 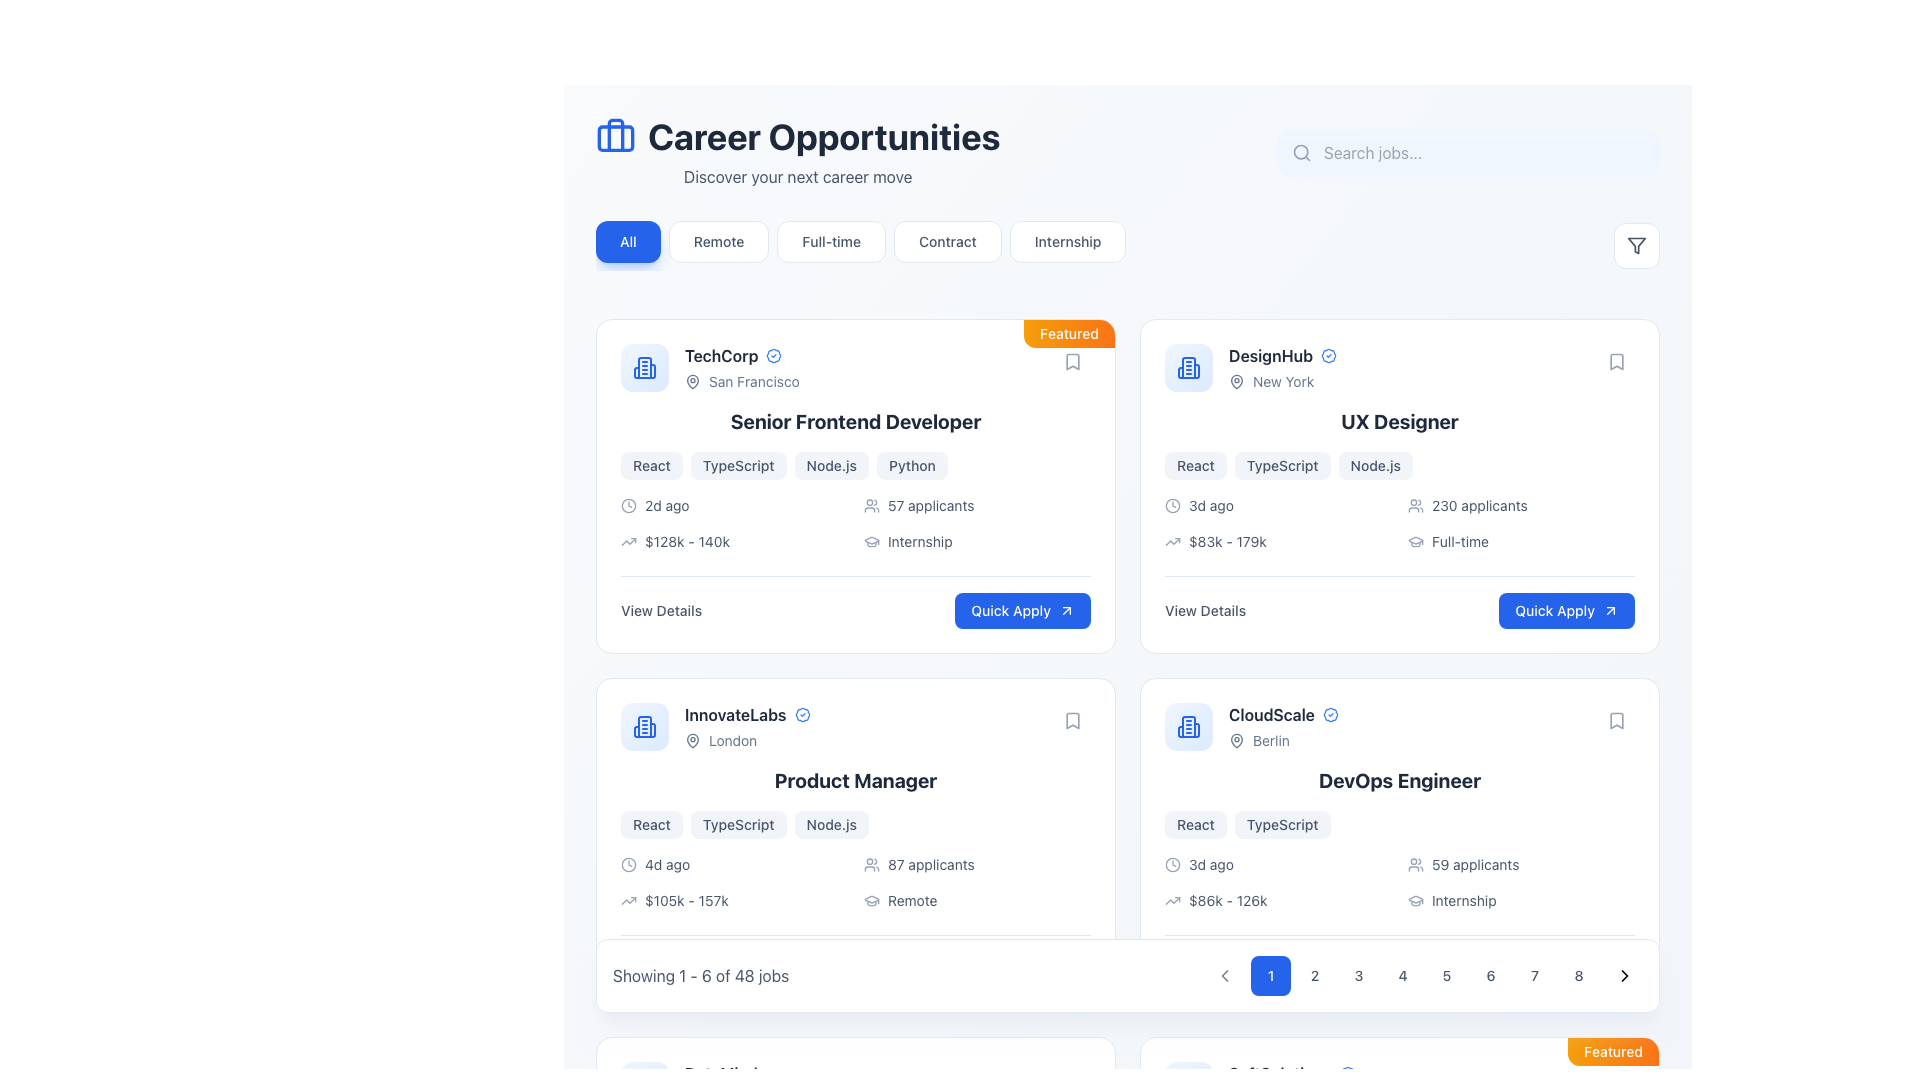 I want to click on the central part of the search icon, which is represented by the SVG circle element located at the right side of the header section, next to the job search text input field, so click(x=1301, y=151).